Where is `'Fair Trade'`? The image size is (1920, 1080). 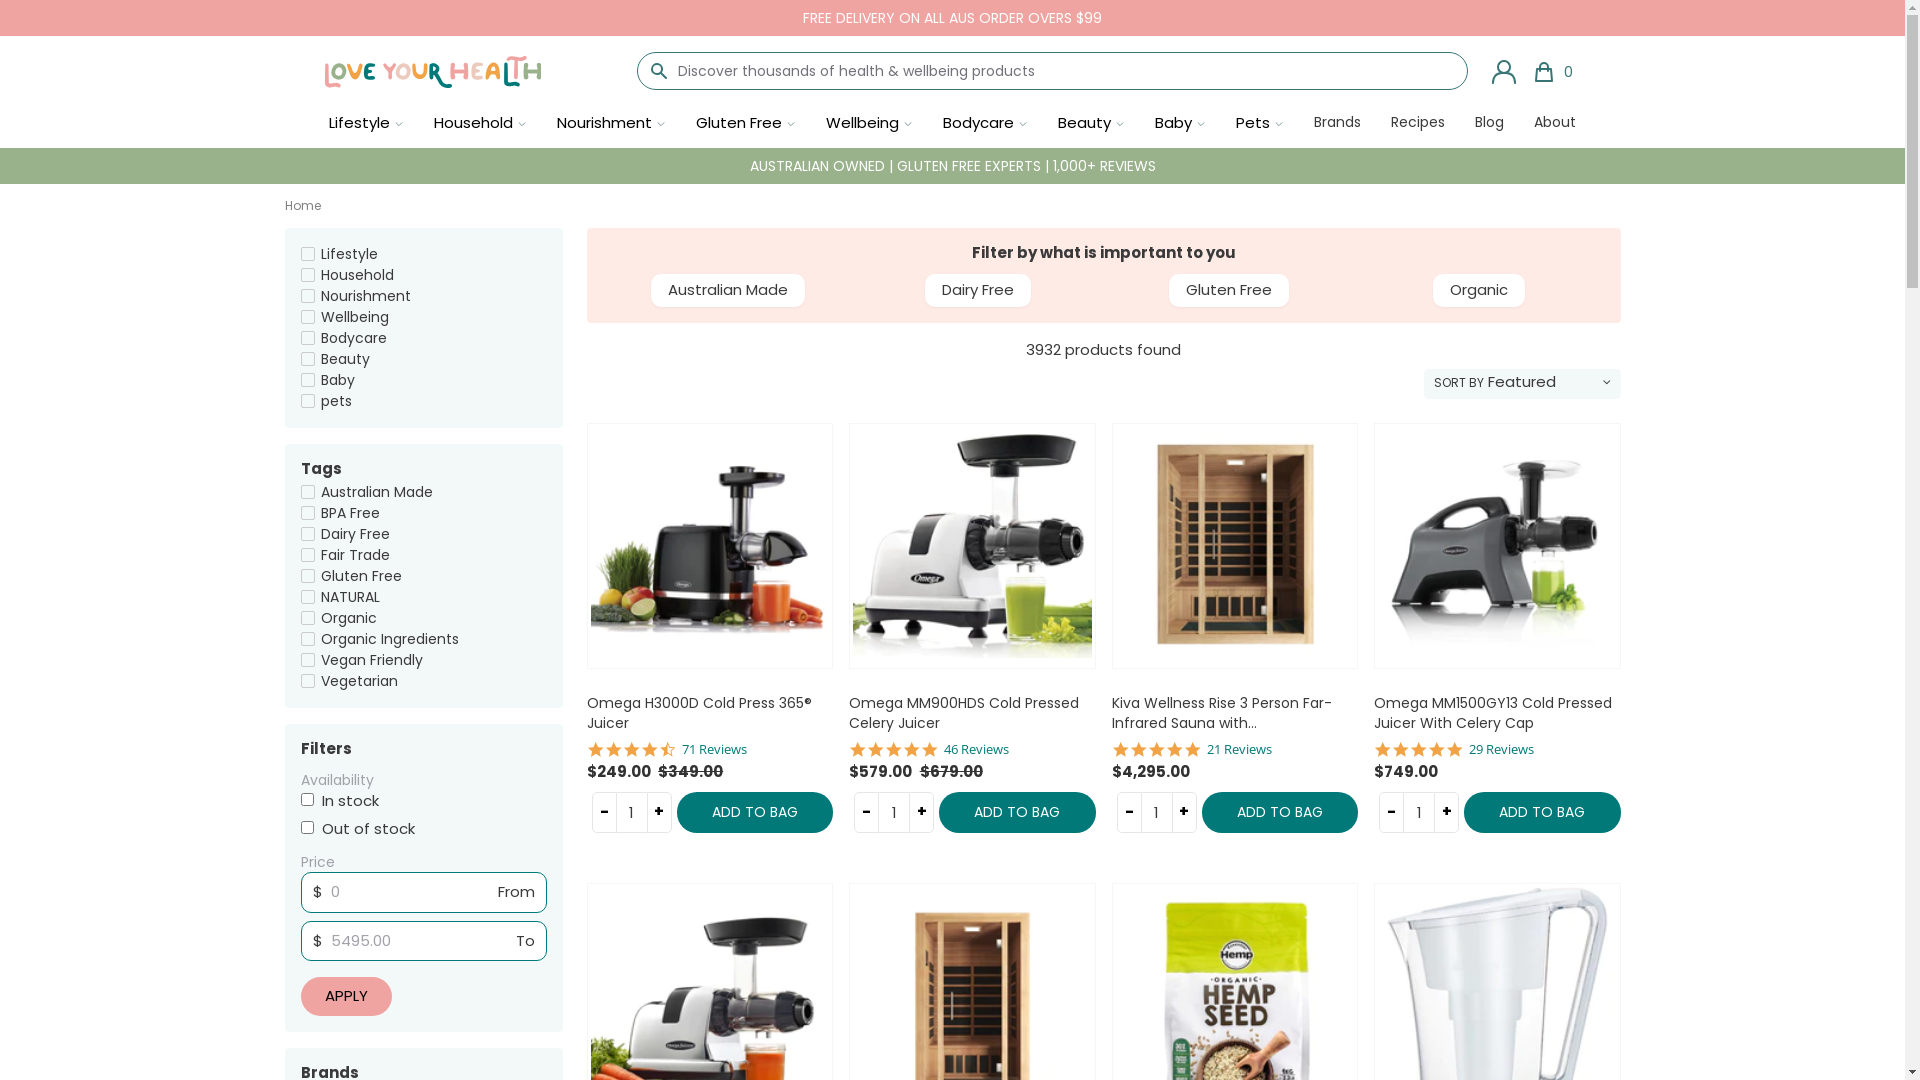
'Fair Trade' is located at coordinates (321, 555).